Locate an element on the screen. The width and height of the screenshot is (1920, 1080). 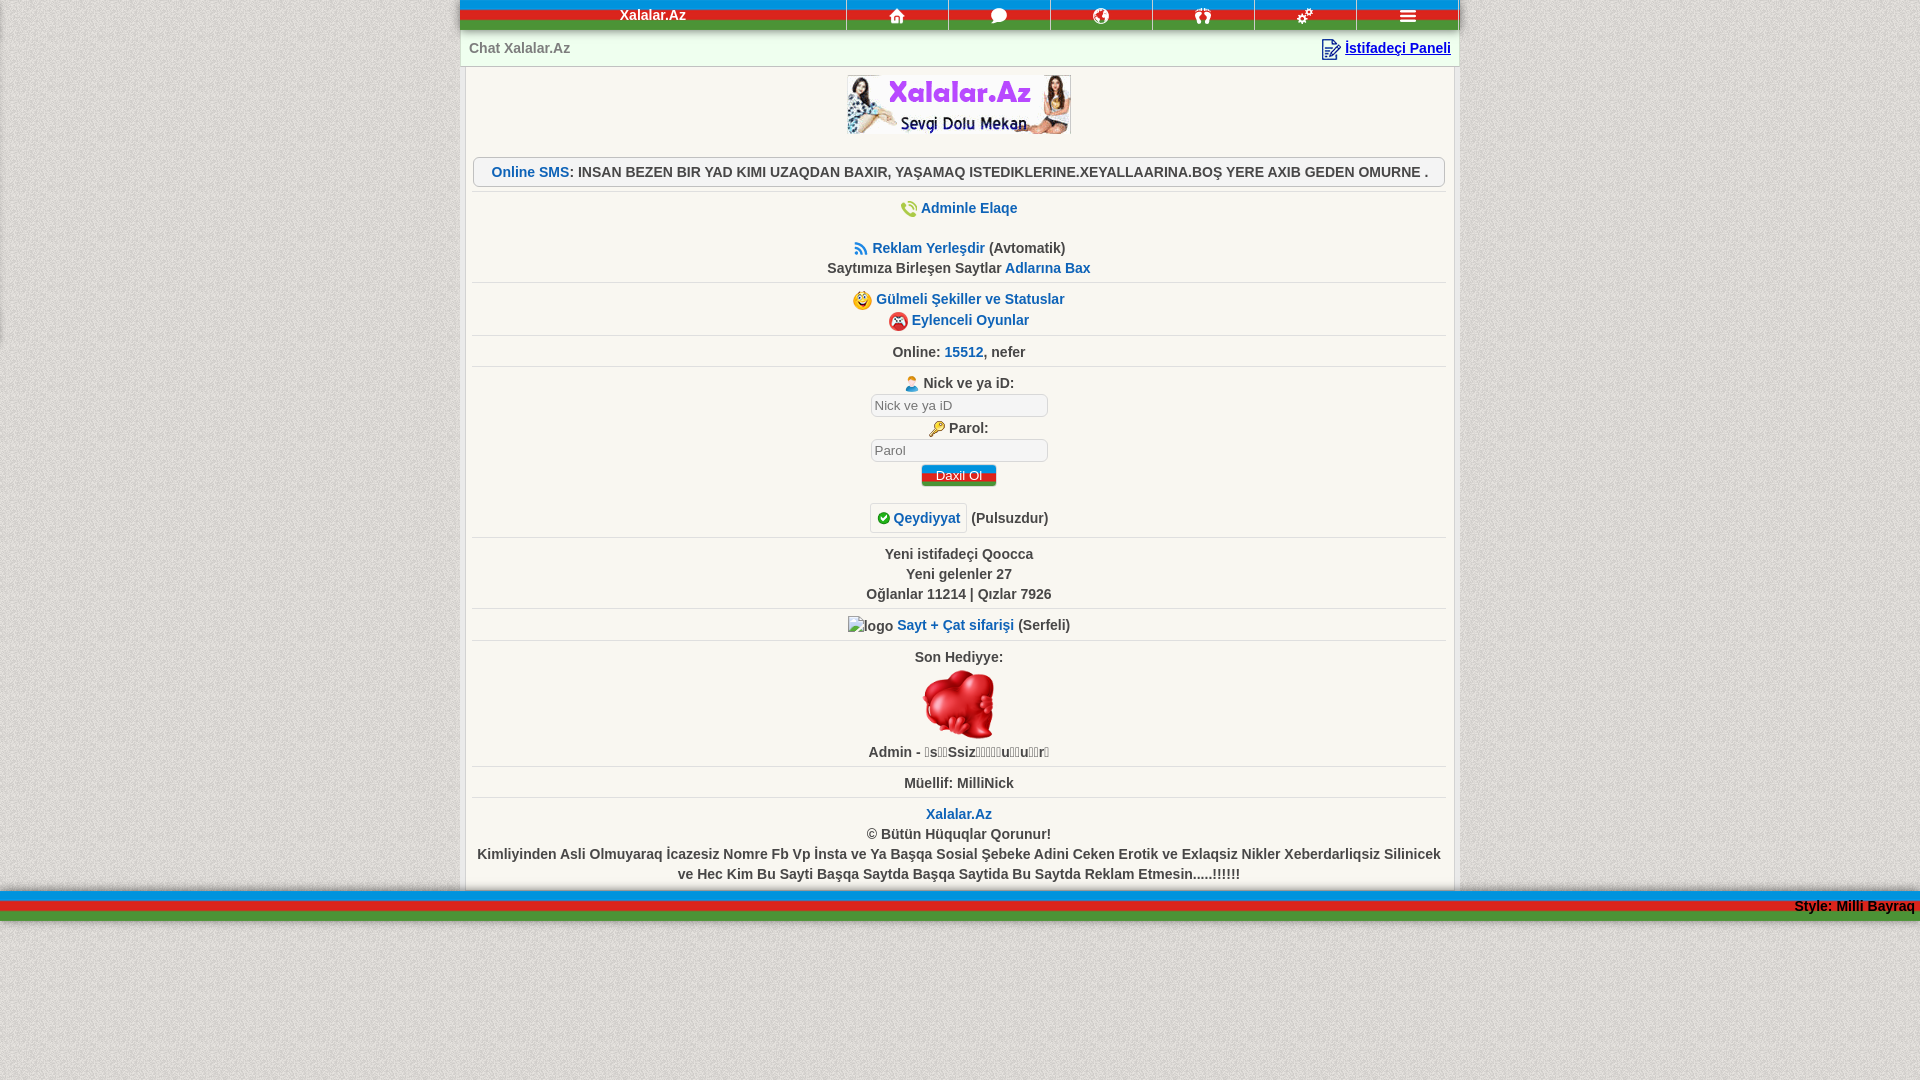
'Mesajlar' is located at coordinates (999, 15).